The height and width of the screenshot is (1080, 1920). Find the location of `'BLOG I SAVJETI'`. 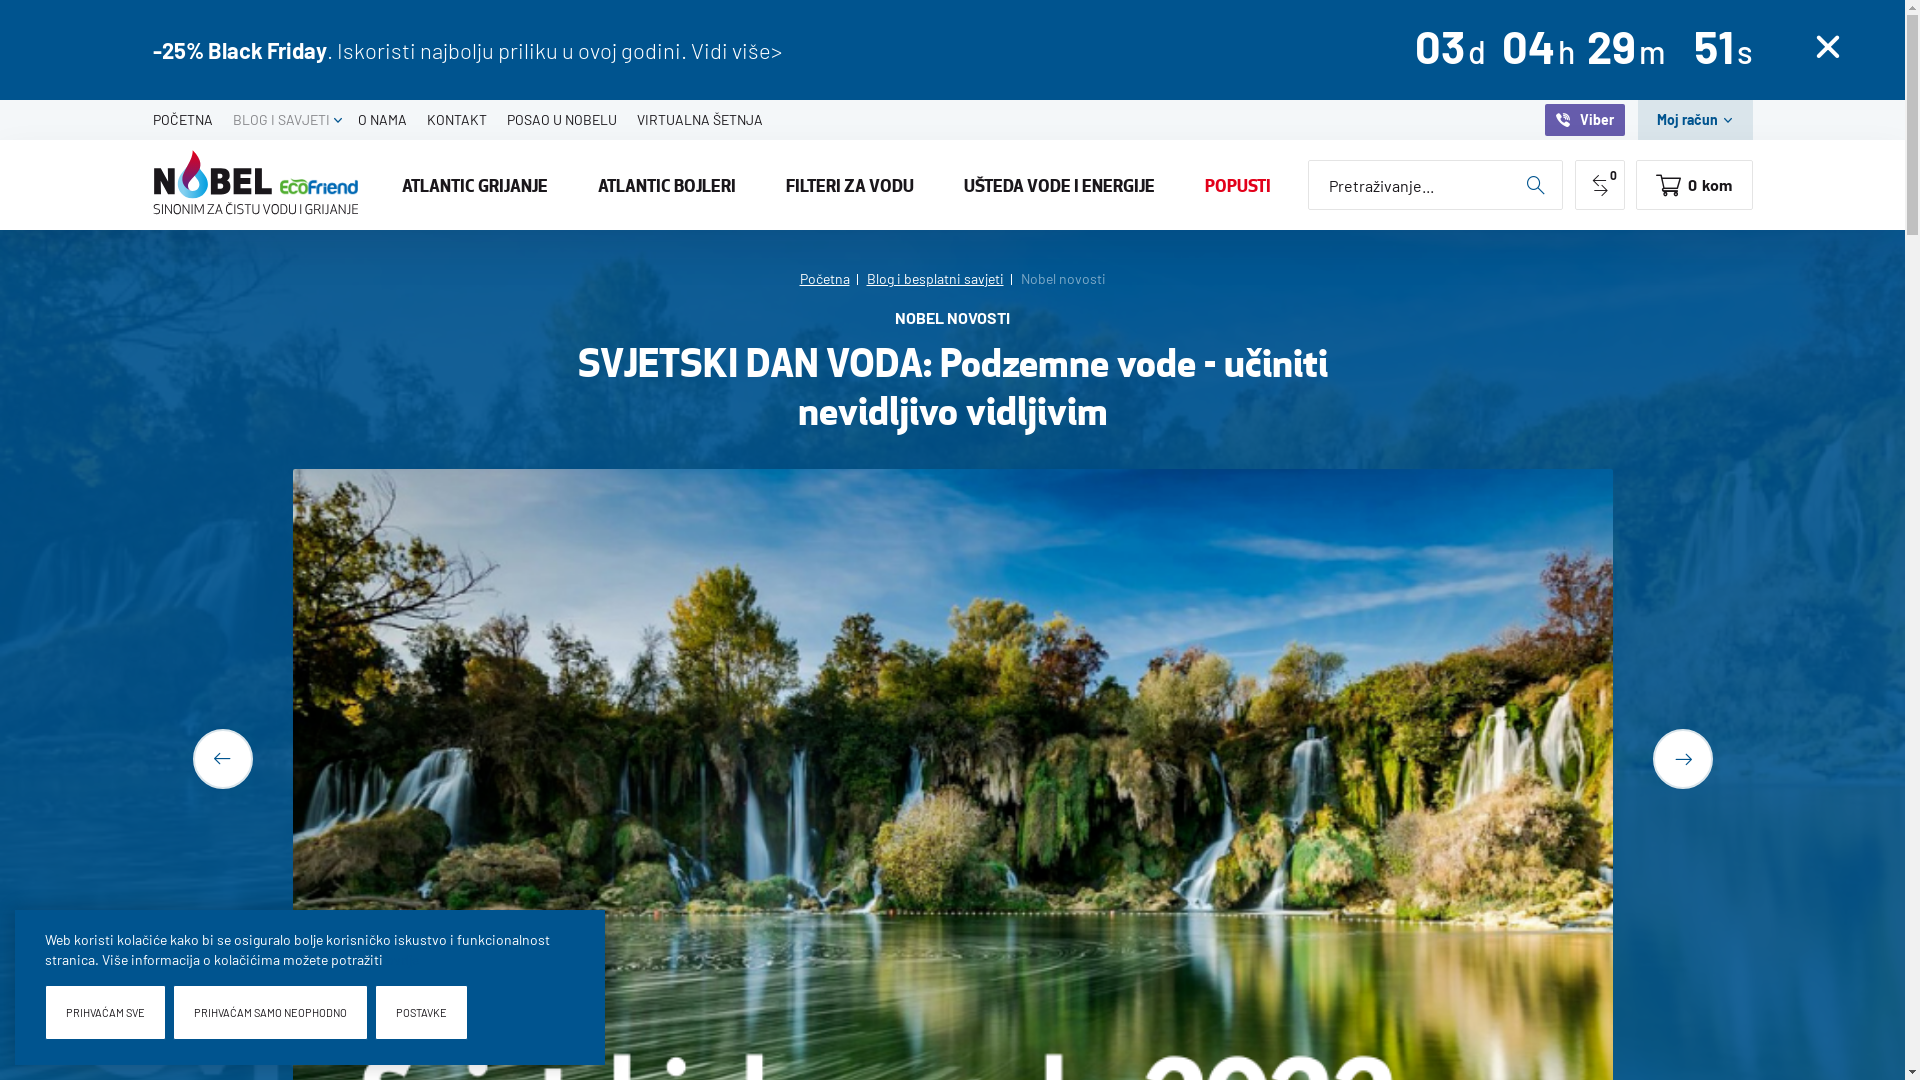

'BLOG I SAVJETI' is located at coordinates (279, 119).